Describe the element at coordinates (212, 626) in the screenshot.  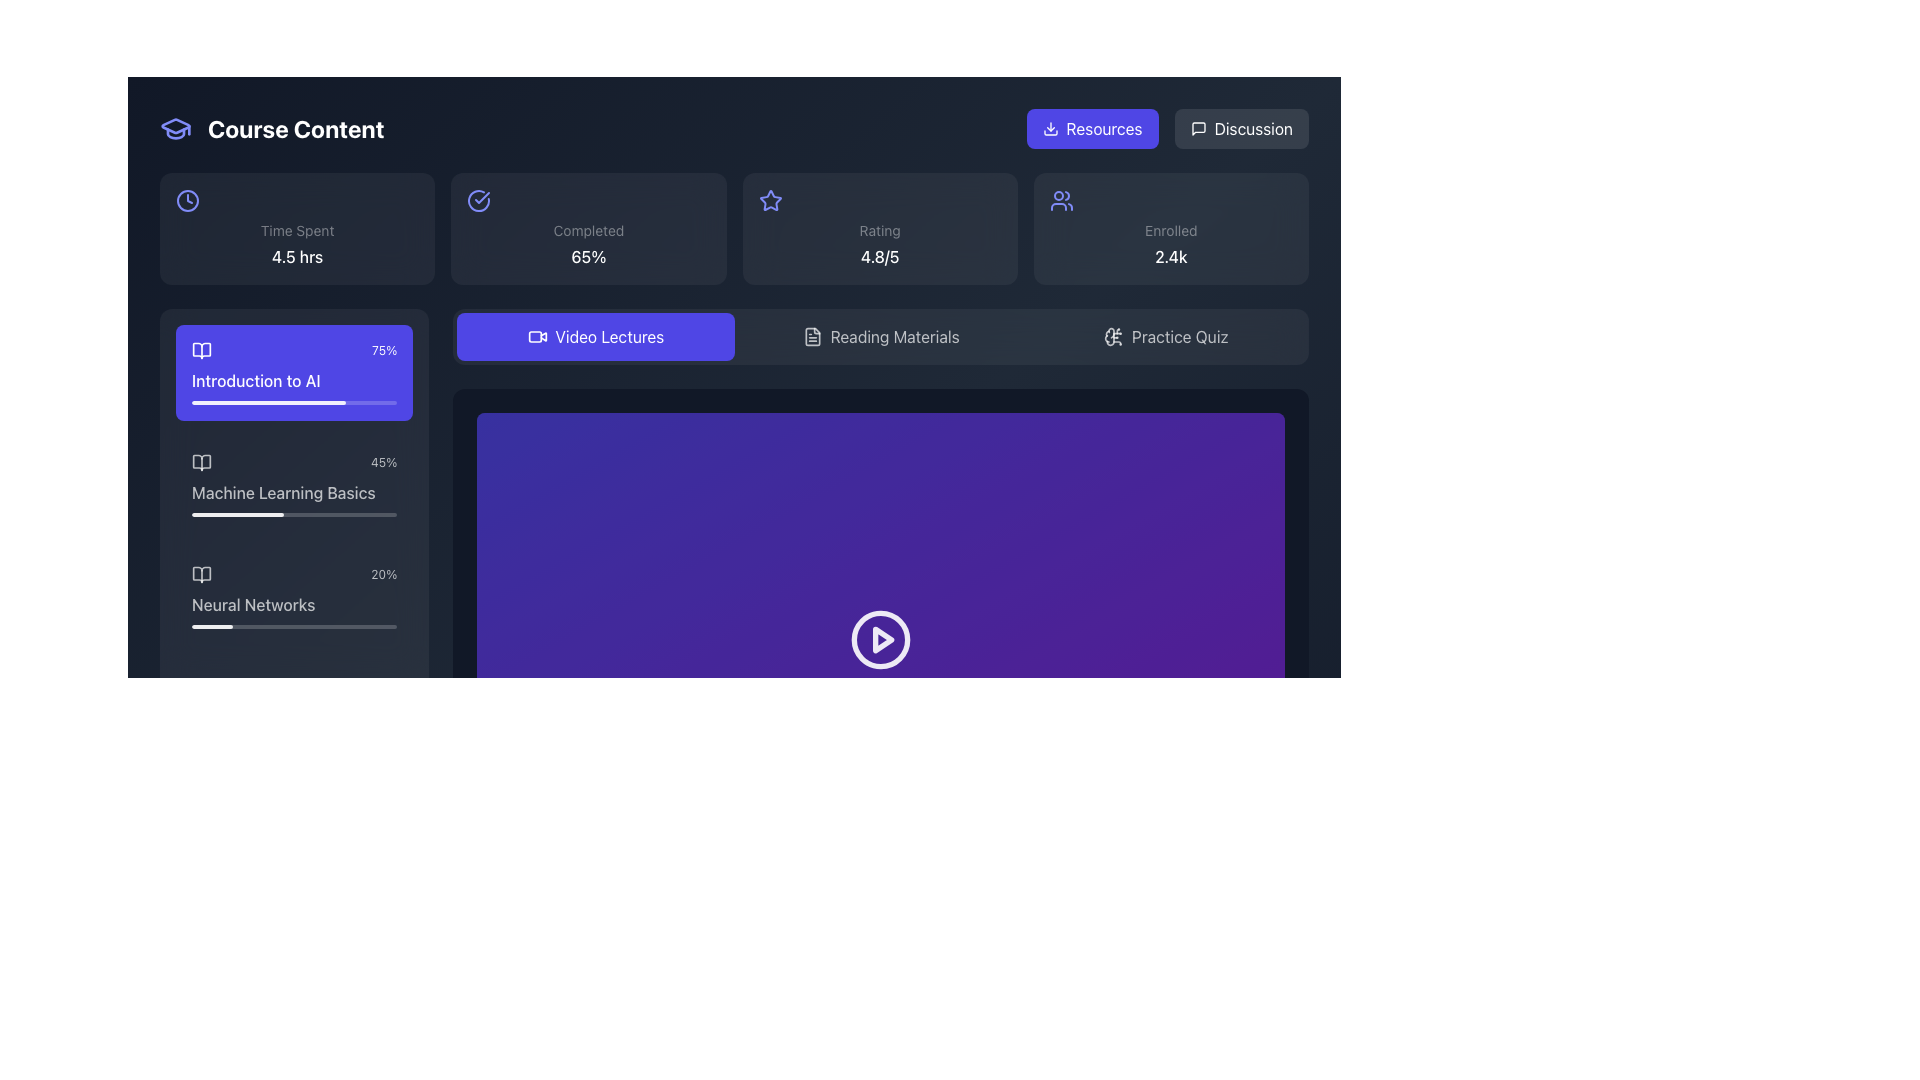
I see `the filled segment of the progress indicator that visually represents 20% completion related to the 'Neural Networks' item` at that location.